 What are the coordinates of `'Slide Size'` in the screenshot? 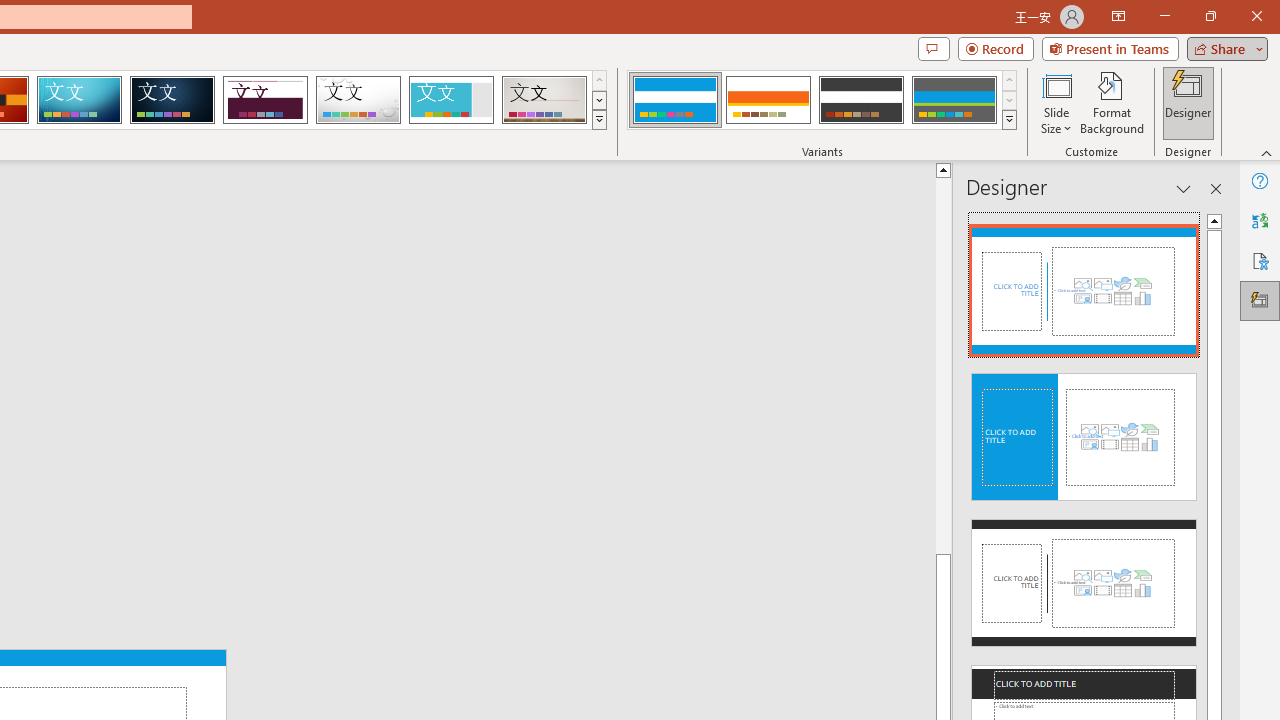 It's located at (1055, 103).